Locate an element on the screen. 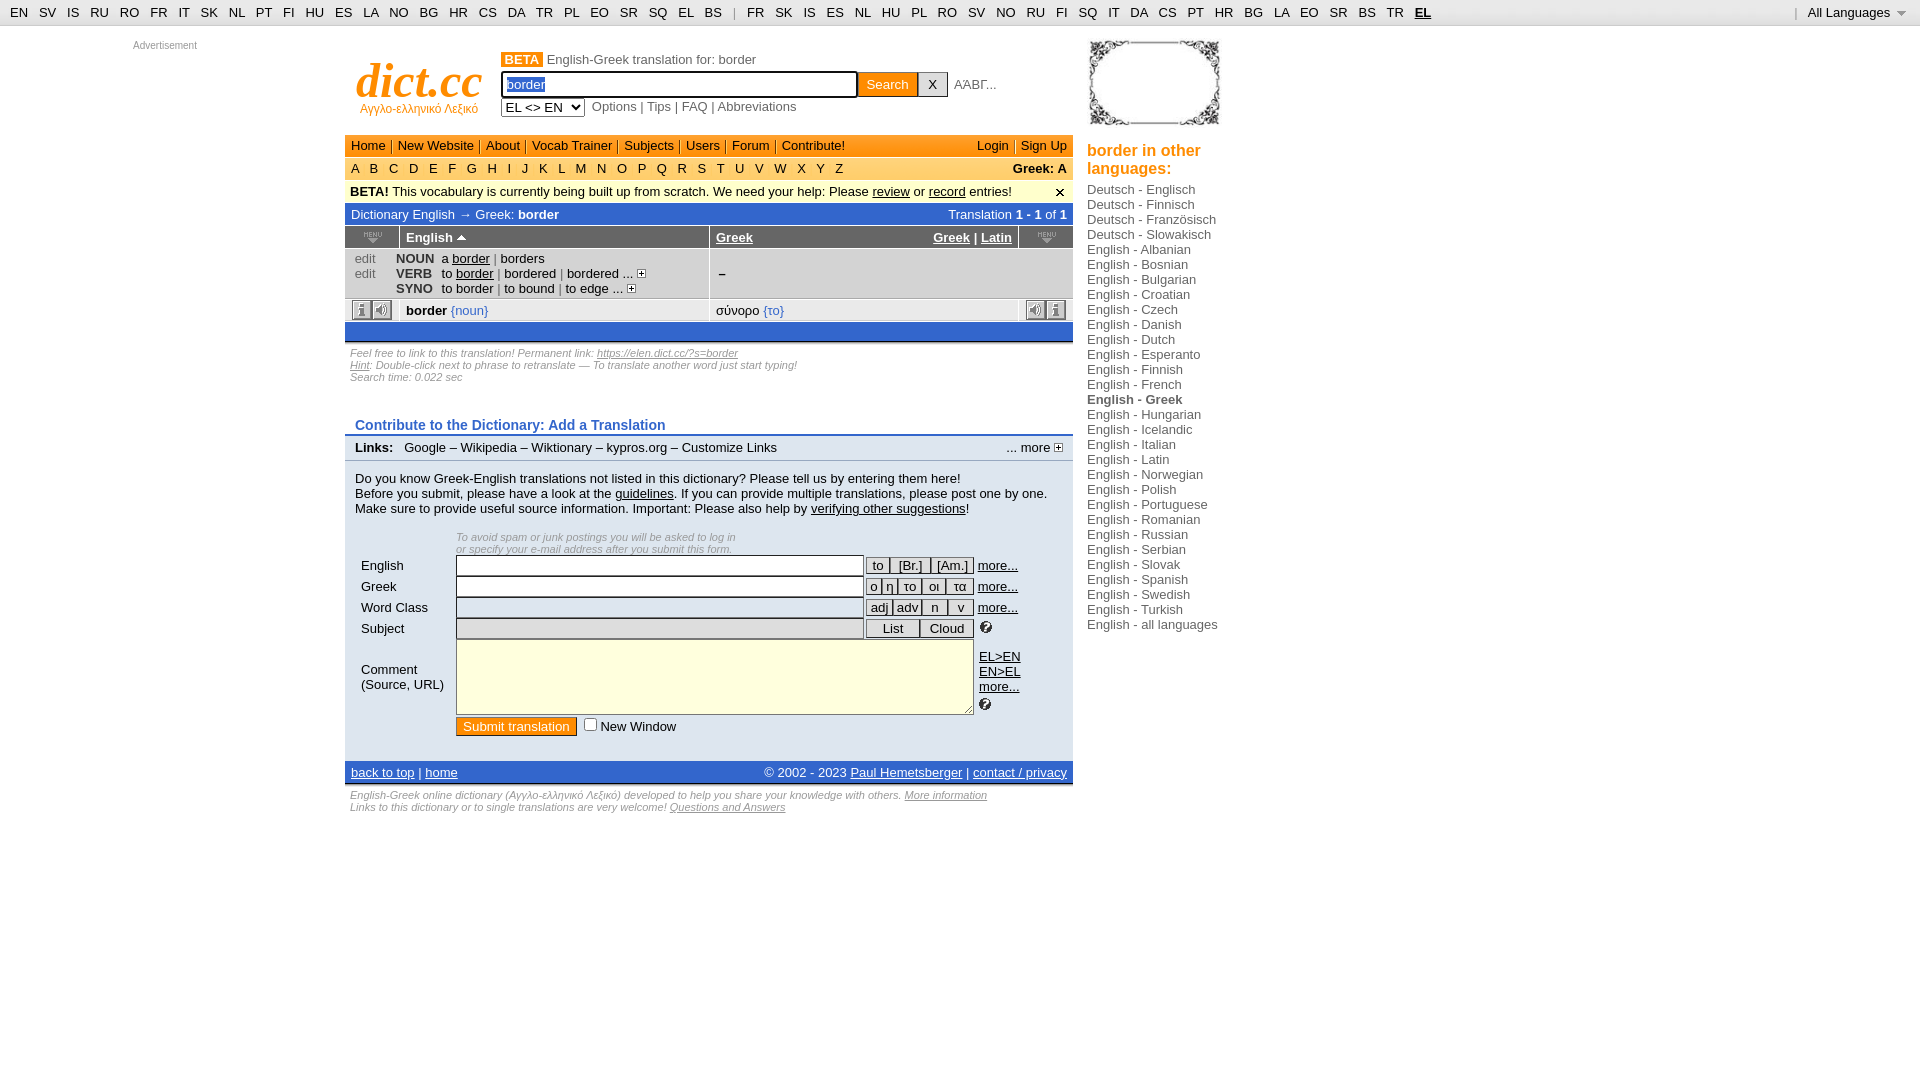 The height and width of the screenshot is (1080, 1920). 'English - Danish' is located at coordinates (1134, 323).